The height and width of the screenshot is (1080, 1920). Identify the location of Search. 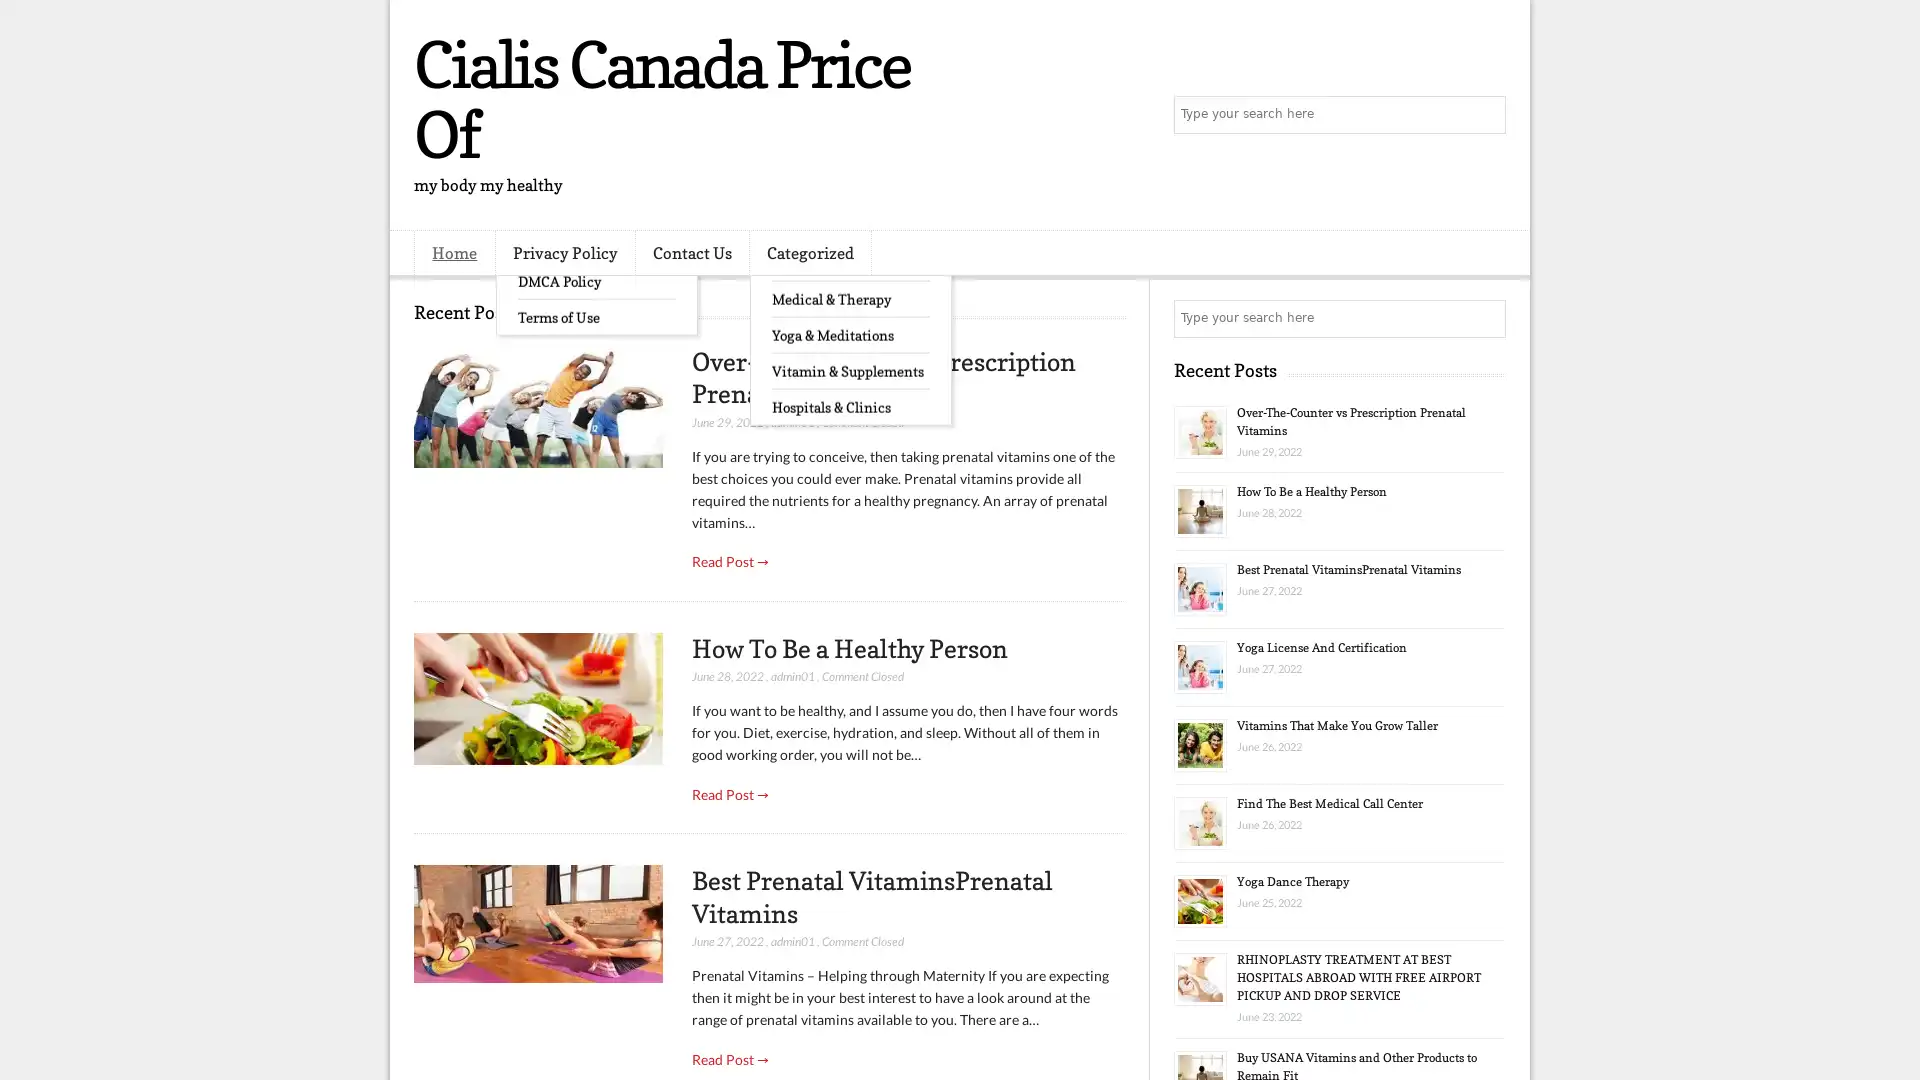
(1485, 115).